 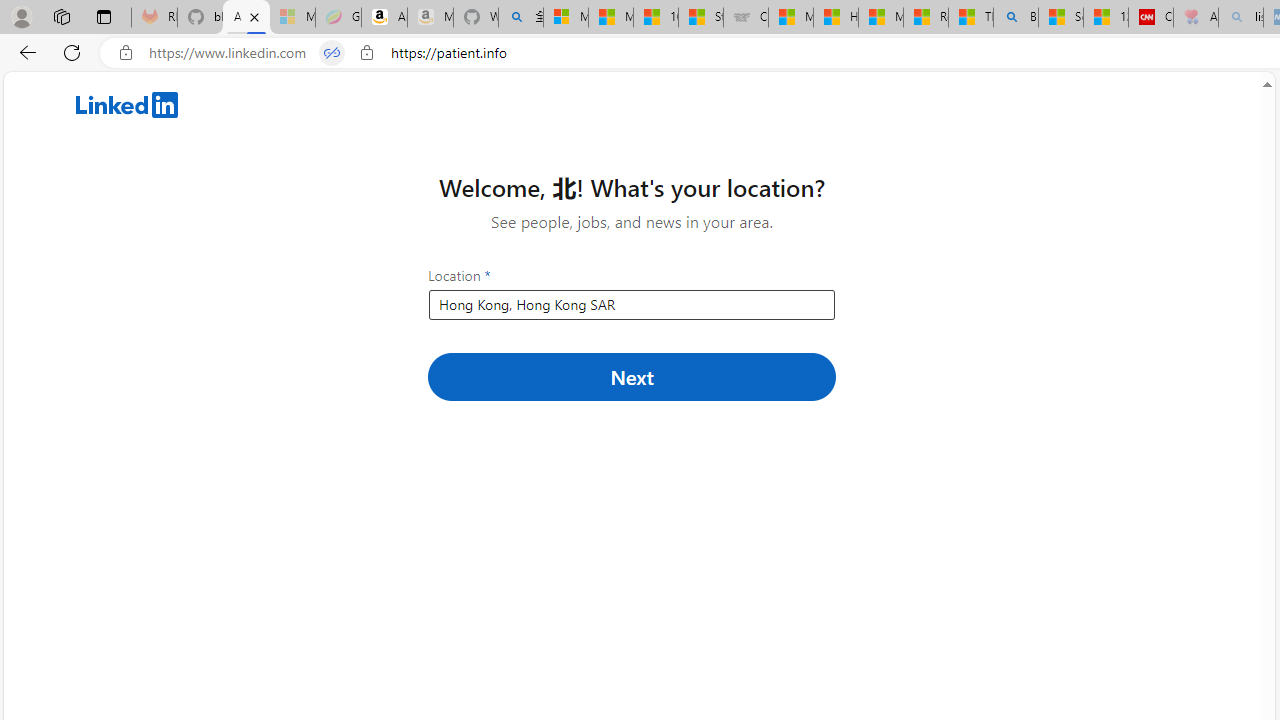 What do you see at coordinates (835, 17) in the screenshot?
I see `'How I Got Rid of Microsoft Edge'` at bounding box center [835, 17].